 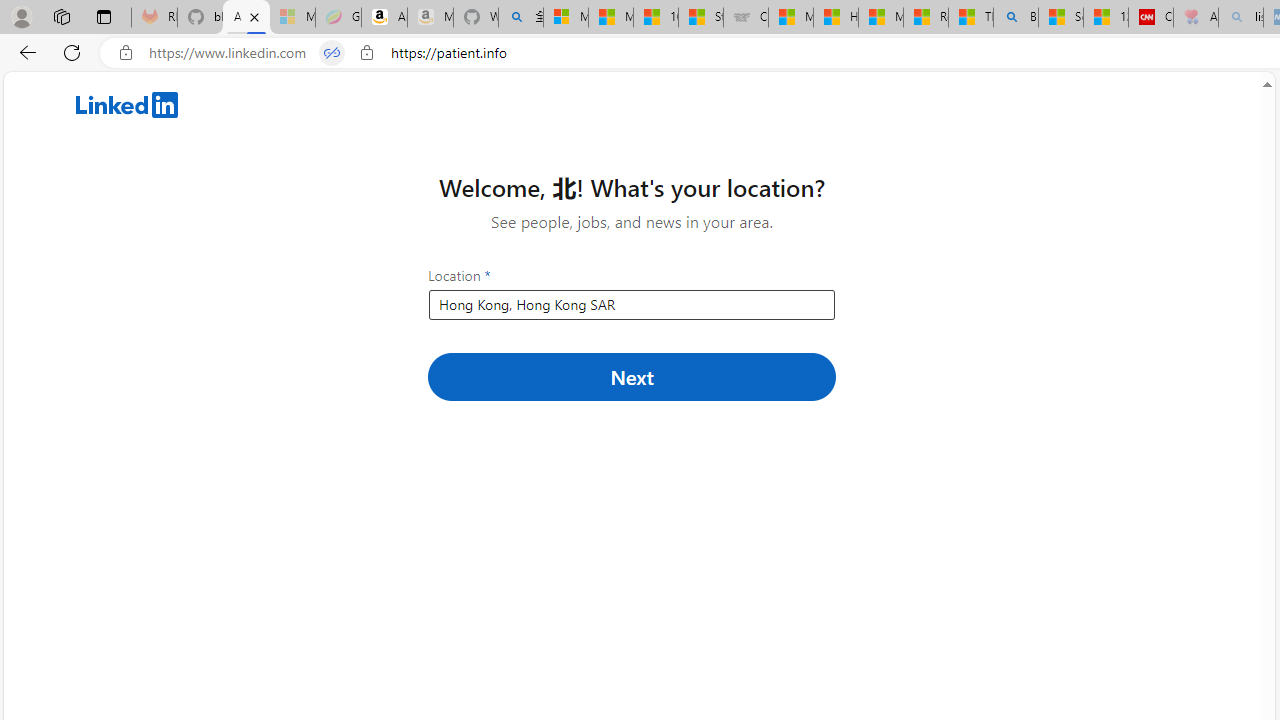 What do you see at coordinates (835, 17) in the screenshot?
I see `'How I Got Rid of Microsoft Edge'` at bounding box center [835, 17].